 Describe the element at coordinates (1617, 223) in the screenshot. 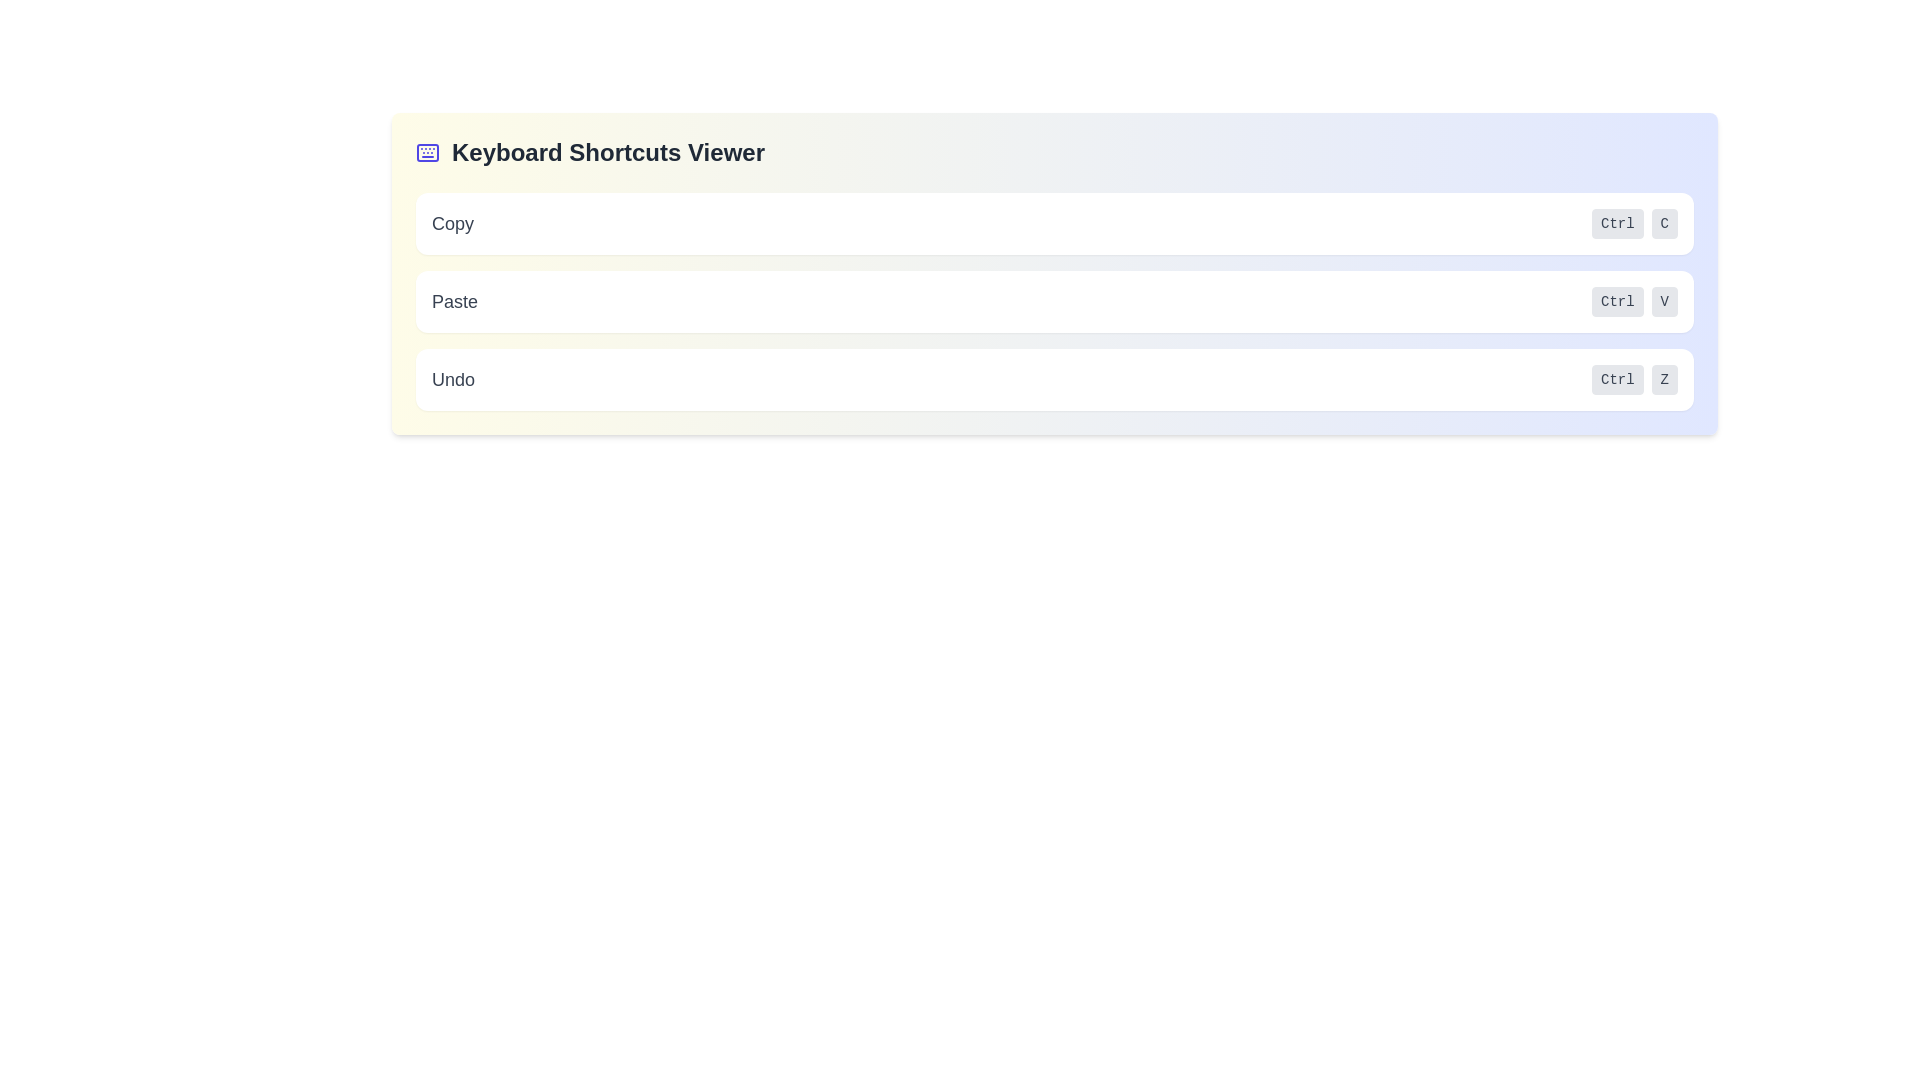

I see `rectangular button-like component displaying the text 'Ctrl' in the Keyboard Shortcuts Viewer interface, located in the topmost shortcut row labeled 'Copy'` at that location.